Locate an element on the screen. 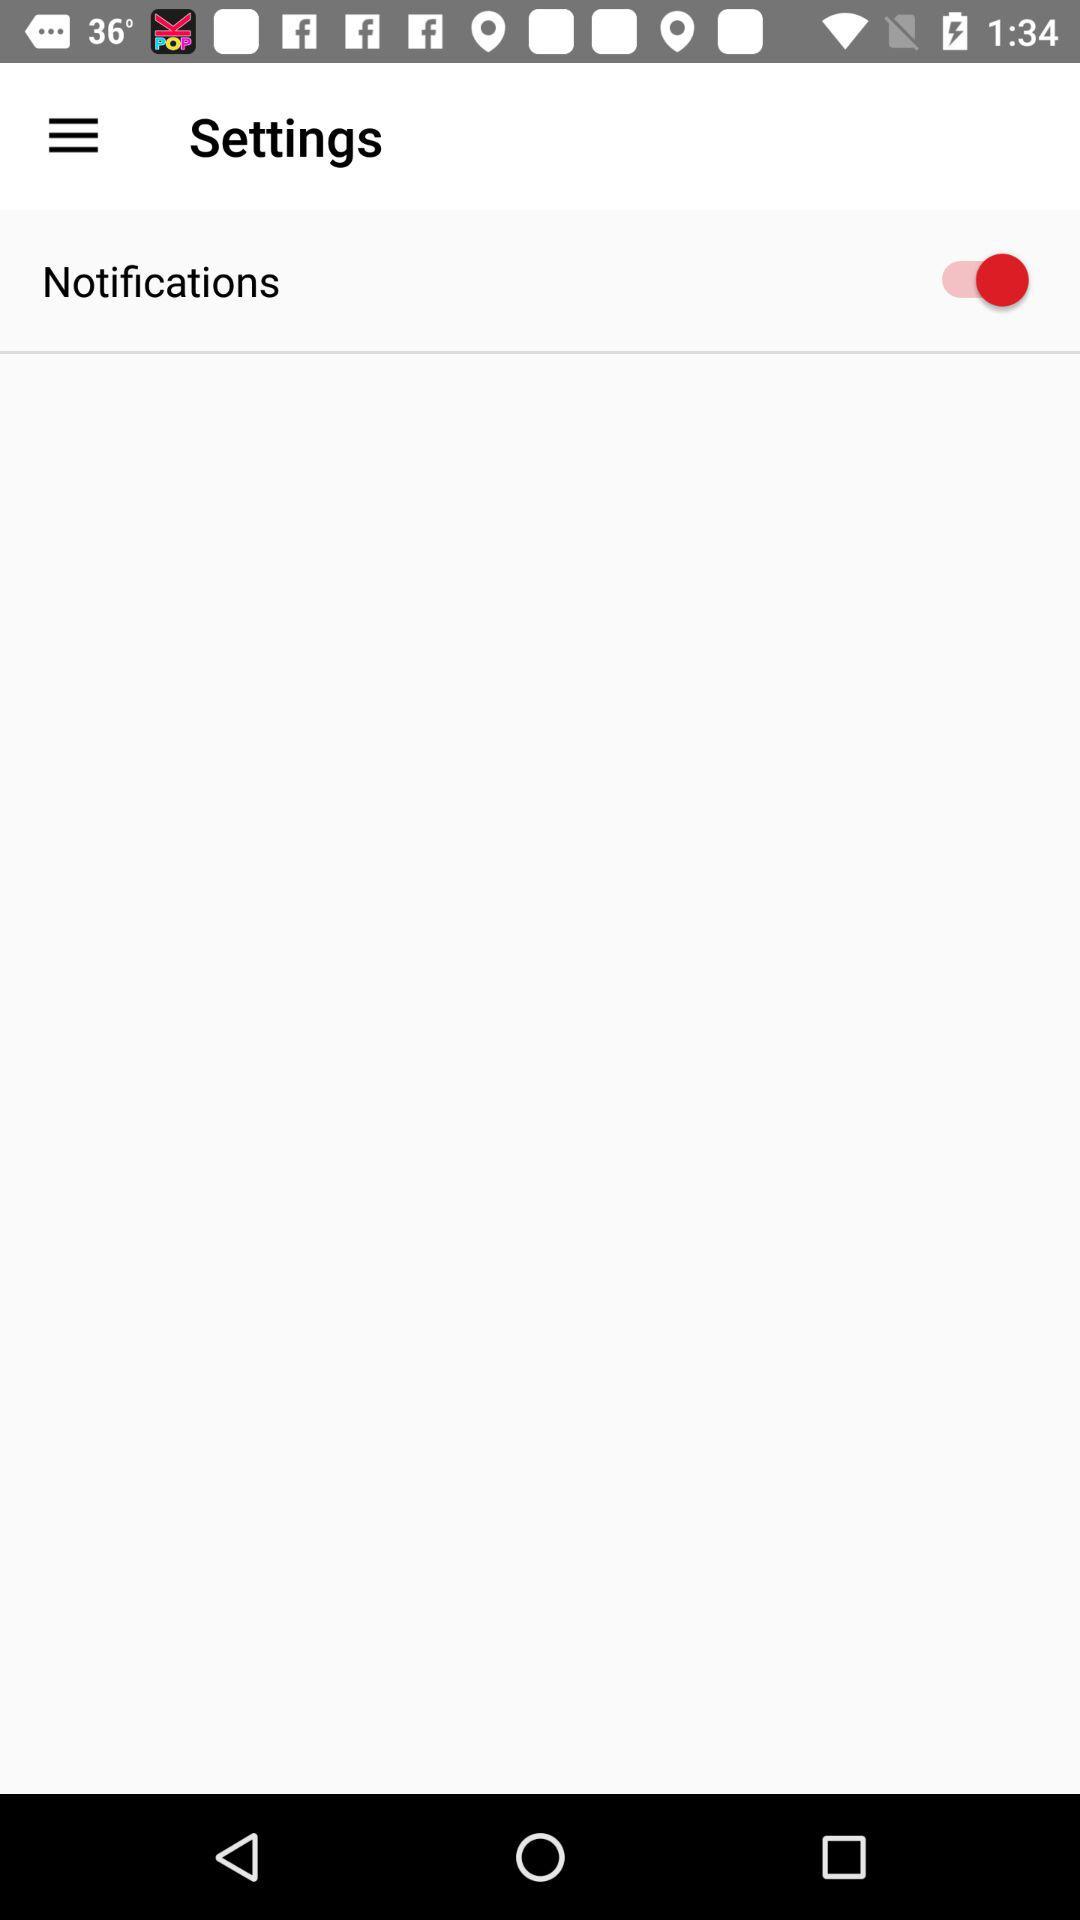 This screenshot has height=1920, width=1080. the icon next to the notifications item is located at coordinates (974, 279).